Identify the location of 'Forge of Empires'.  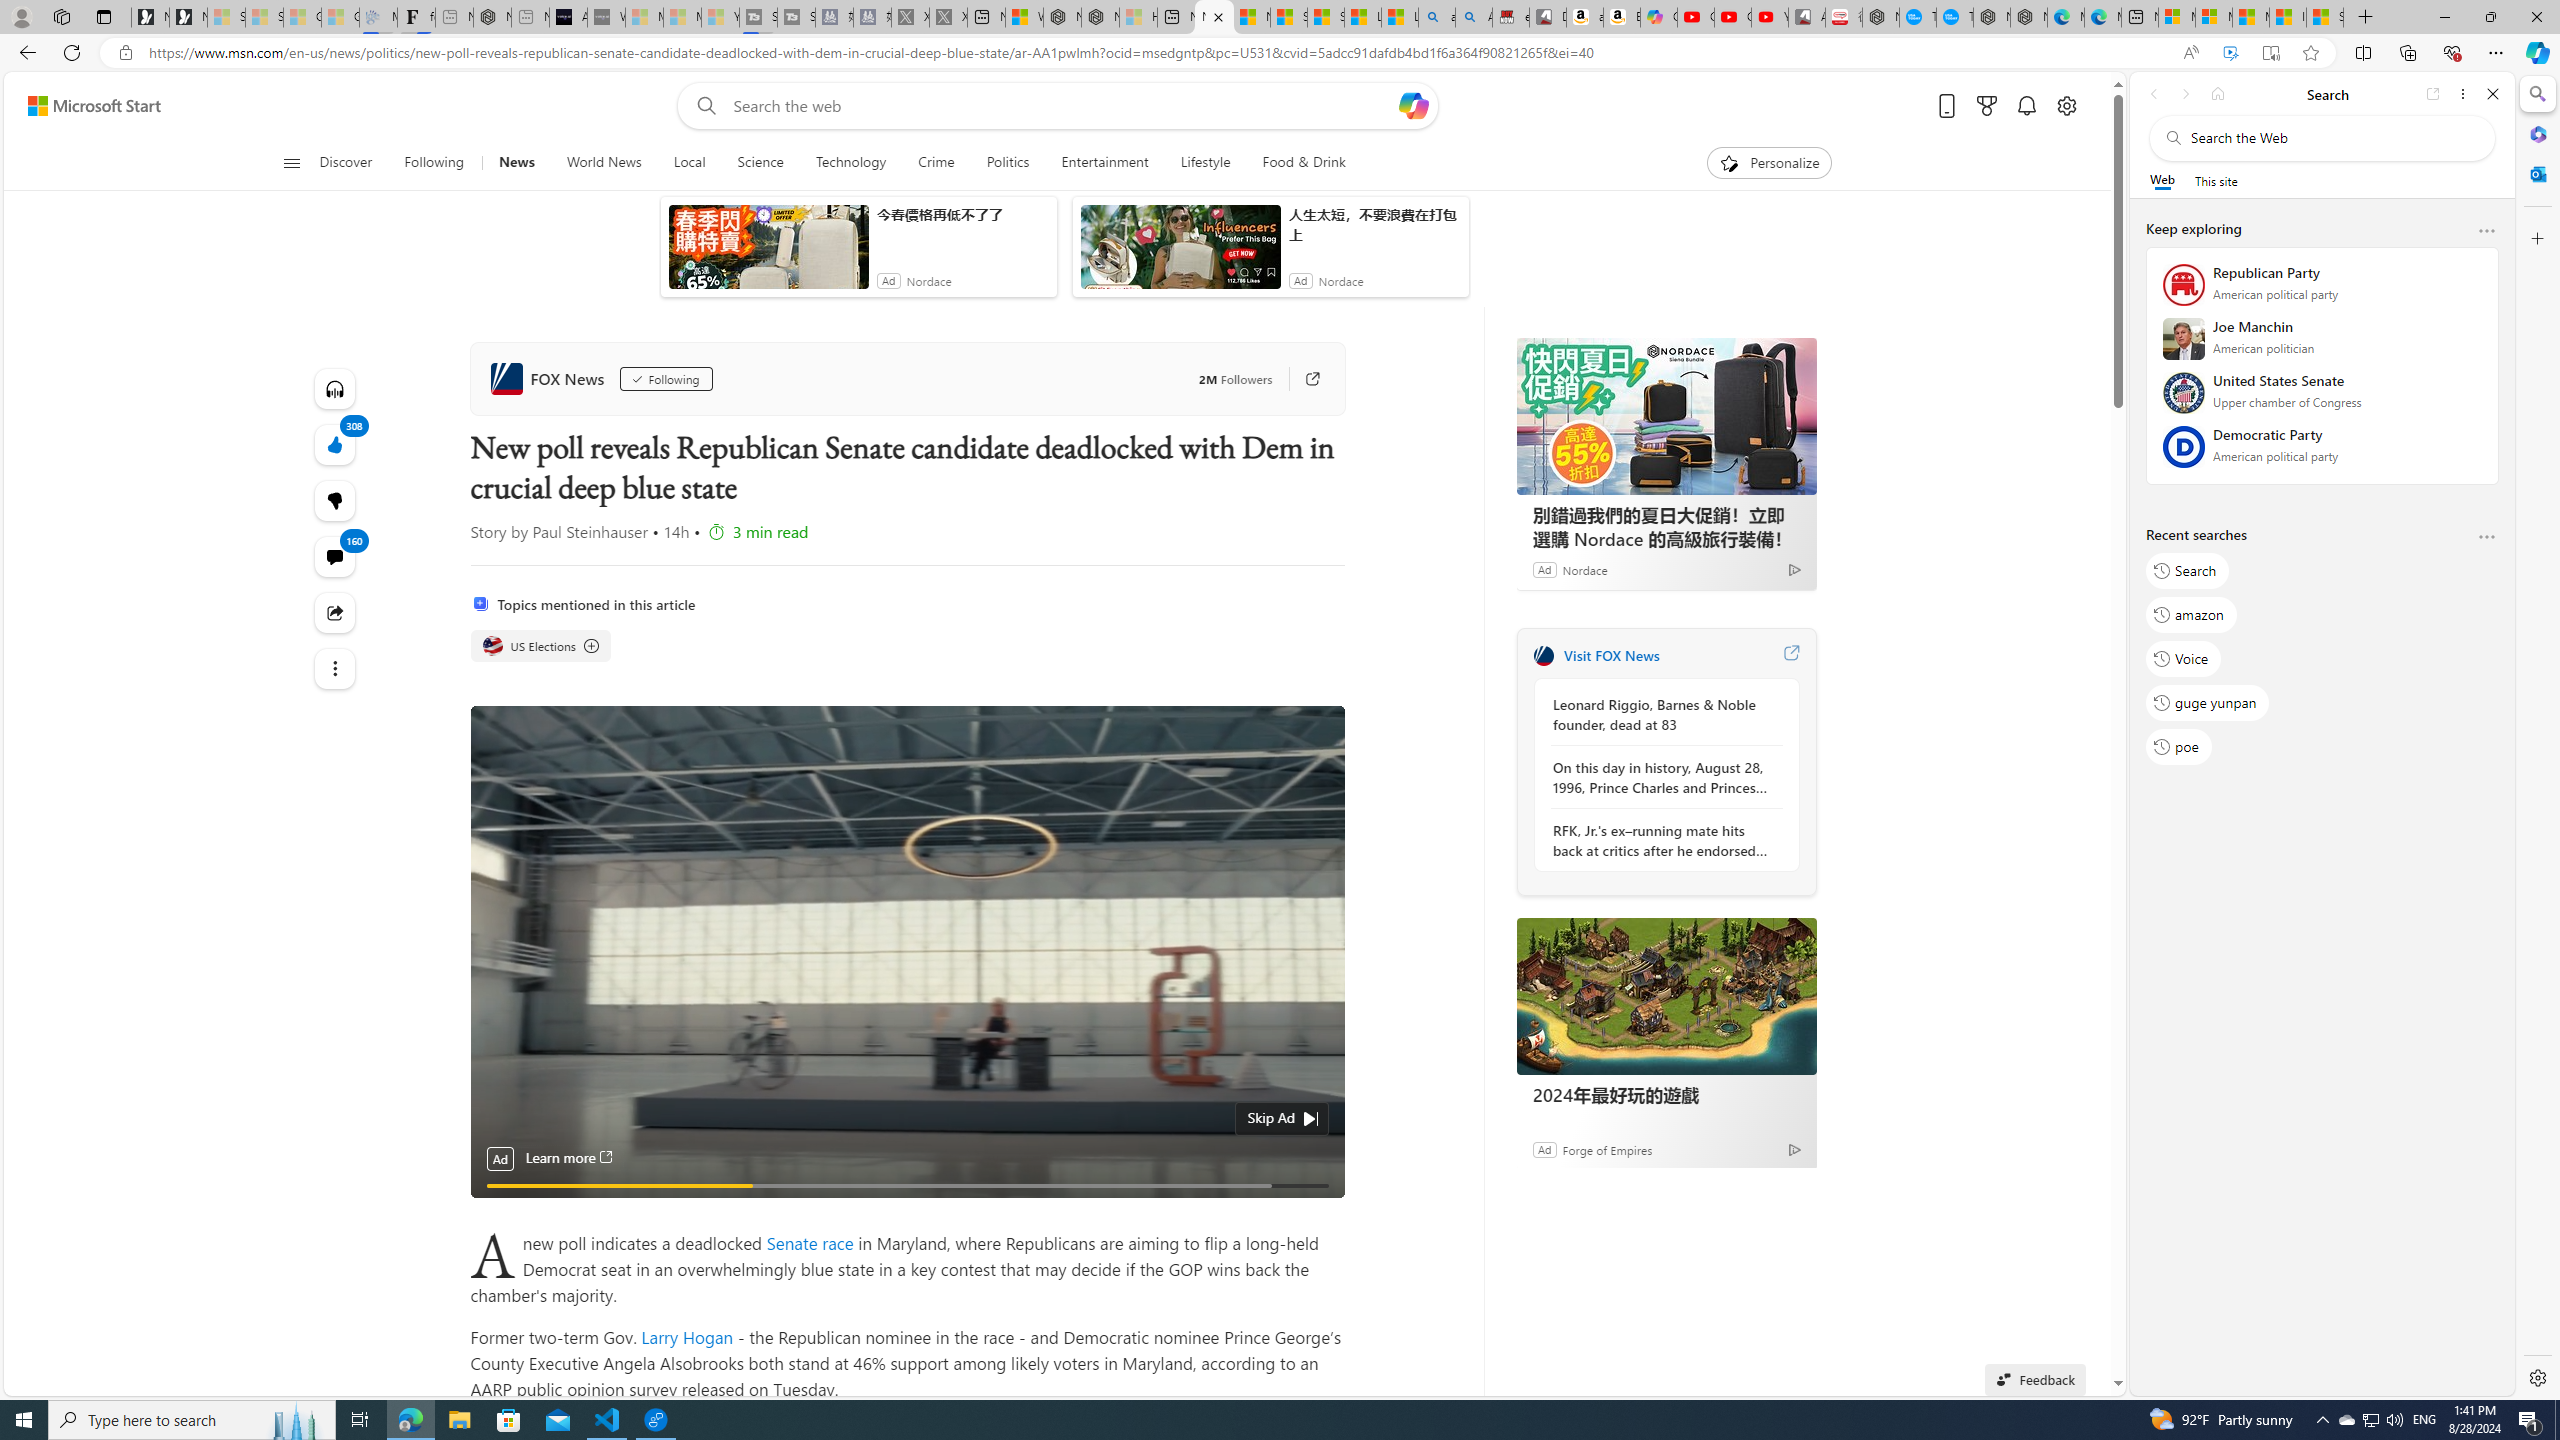
(1606, 1148).